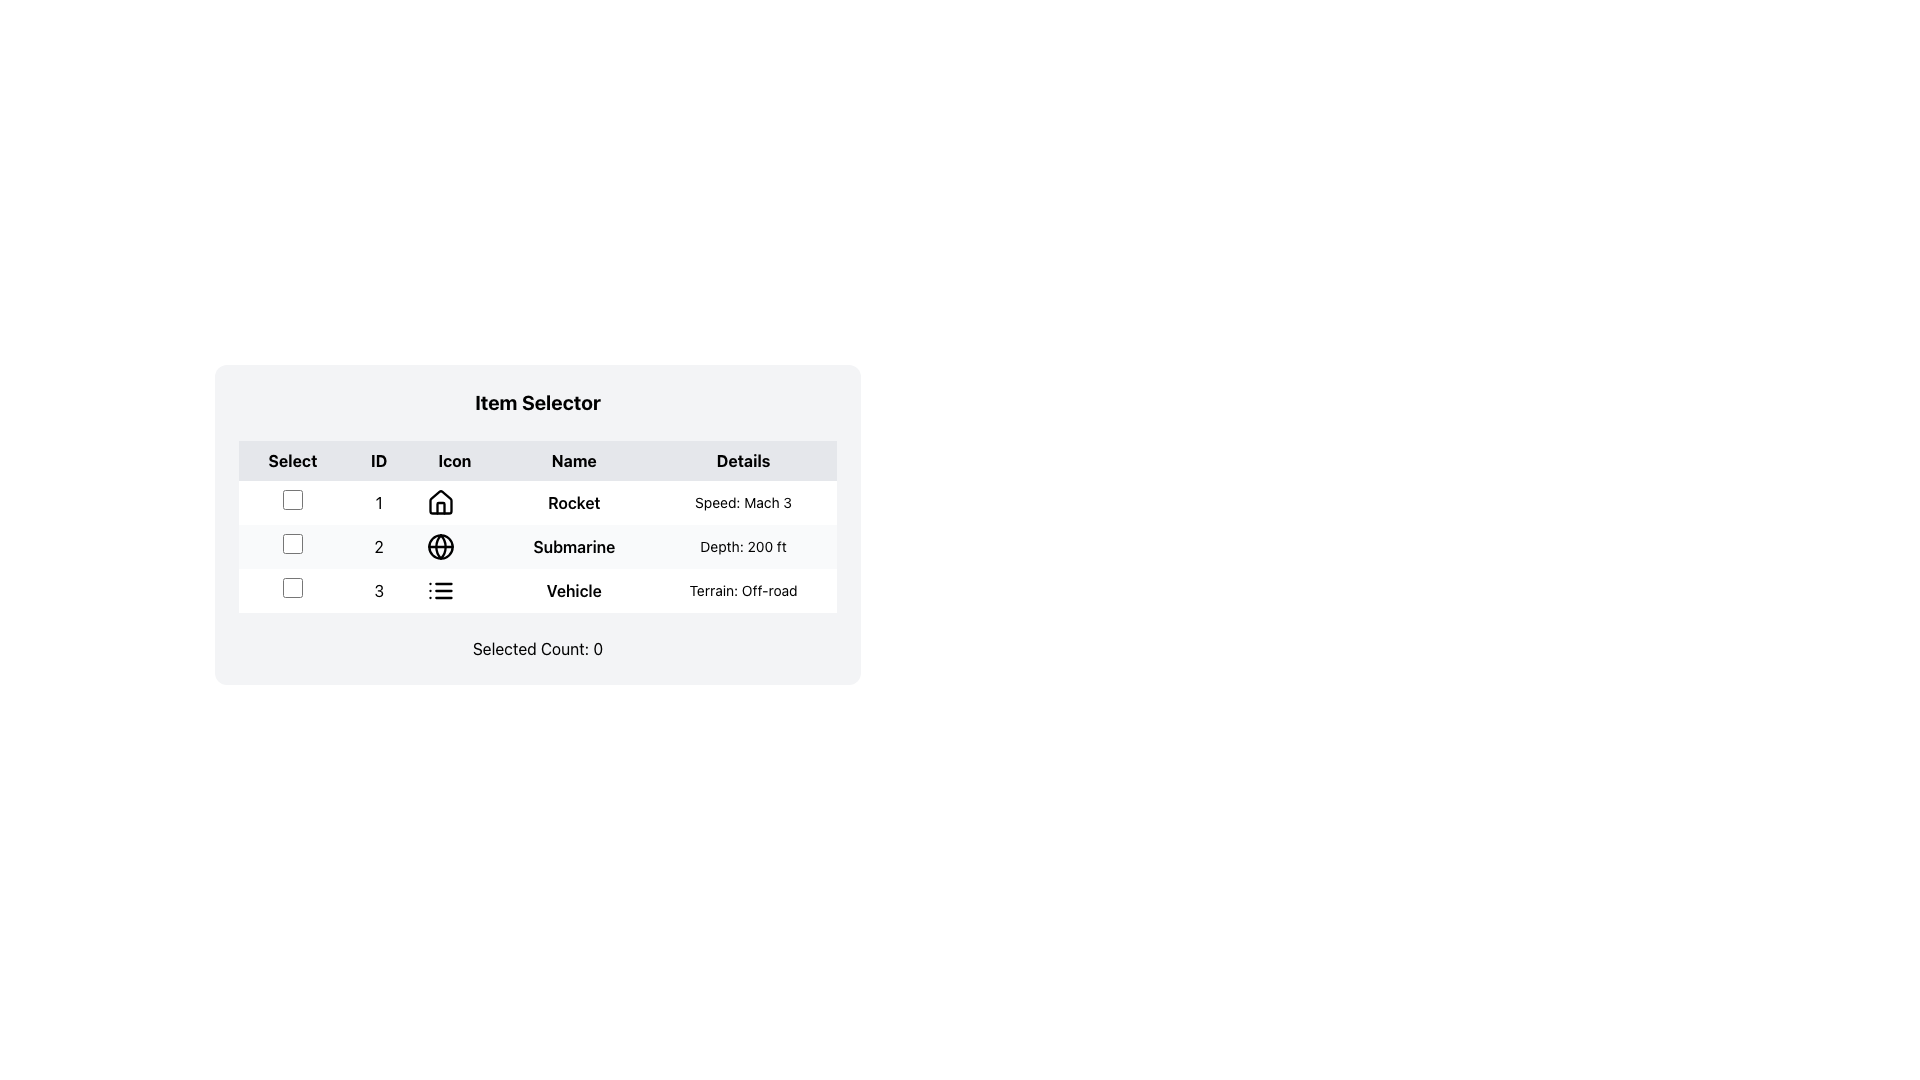 This screenshot has height=1080, width=1920. Describe the element at coordinates (573, 589) in the screenshot. I see `text displayed in the Text Label that shows 'Vehicle' in the third row of the table under the 'Name' column` at that location.